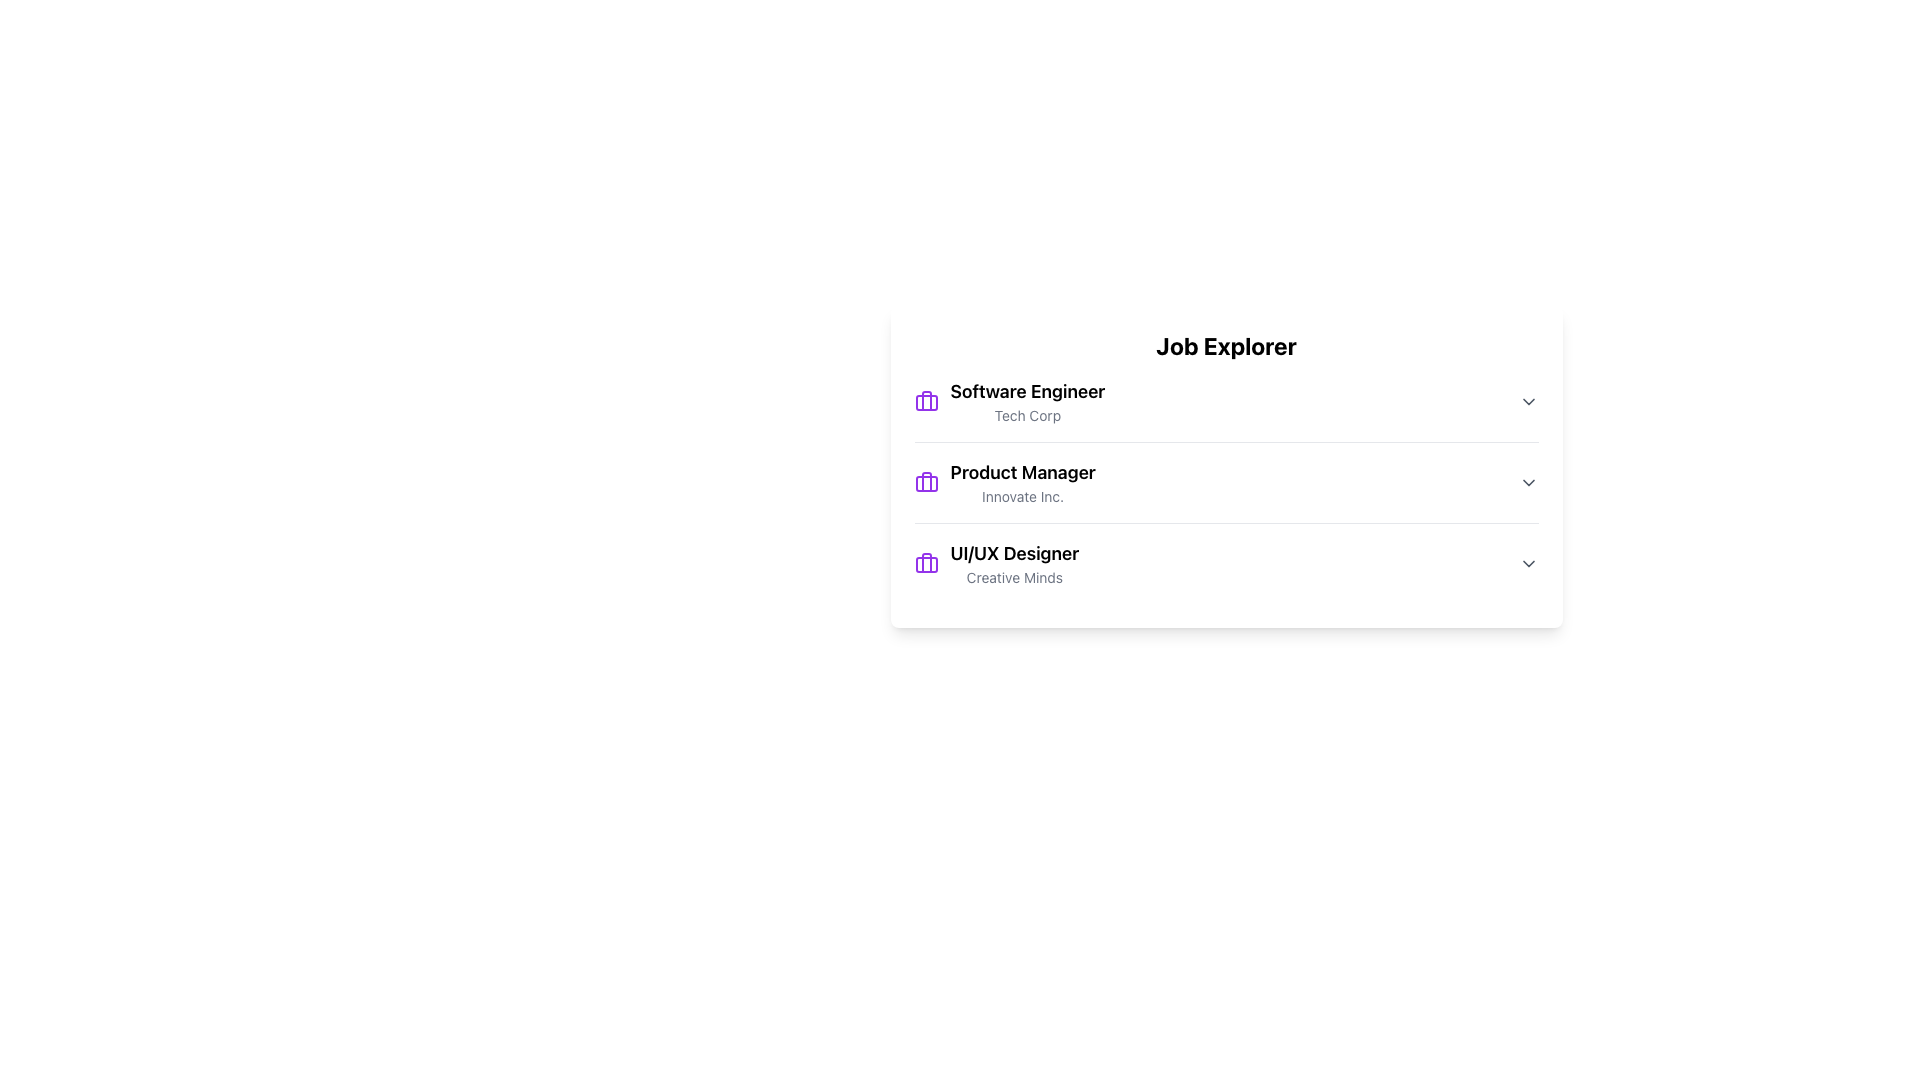  What do you see at coordinates (1009, 401) in the screenshot?
I see `the first list item representing the Software Engineer position at Tech Corp under the 'Job Explorer' heading` at bounding box center [1009, 401].